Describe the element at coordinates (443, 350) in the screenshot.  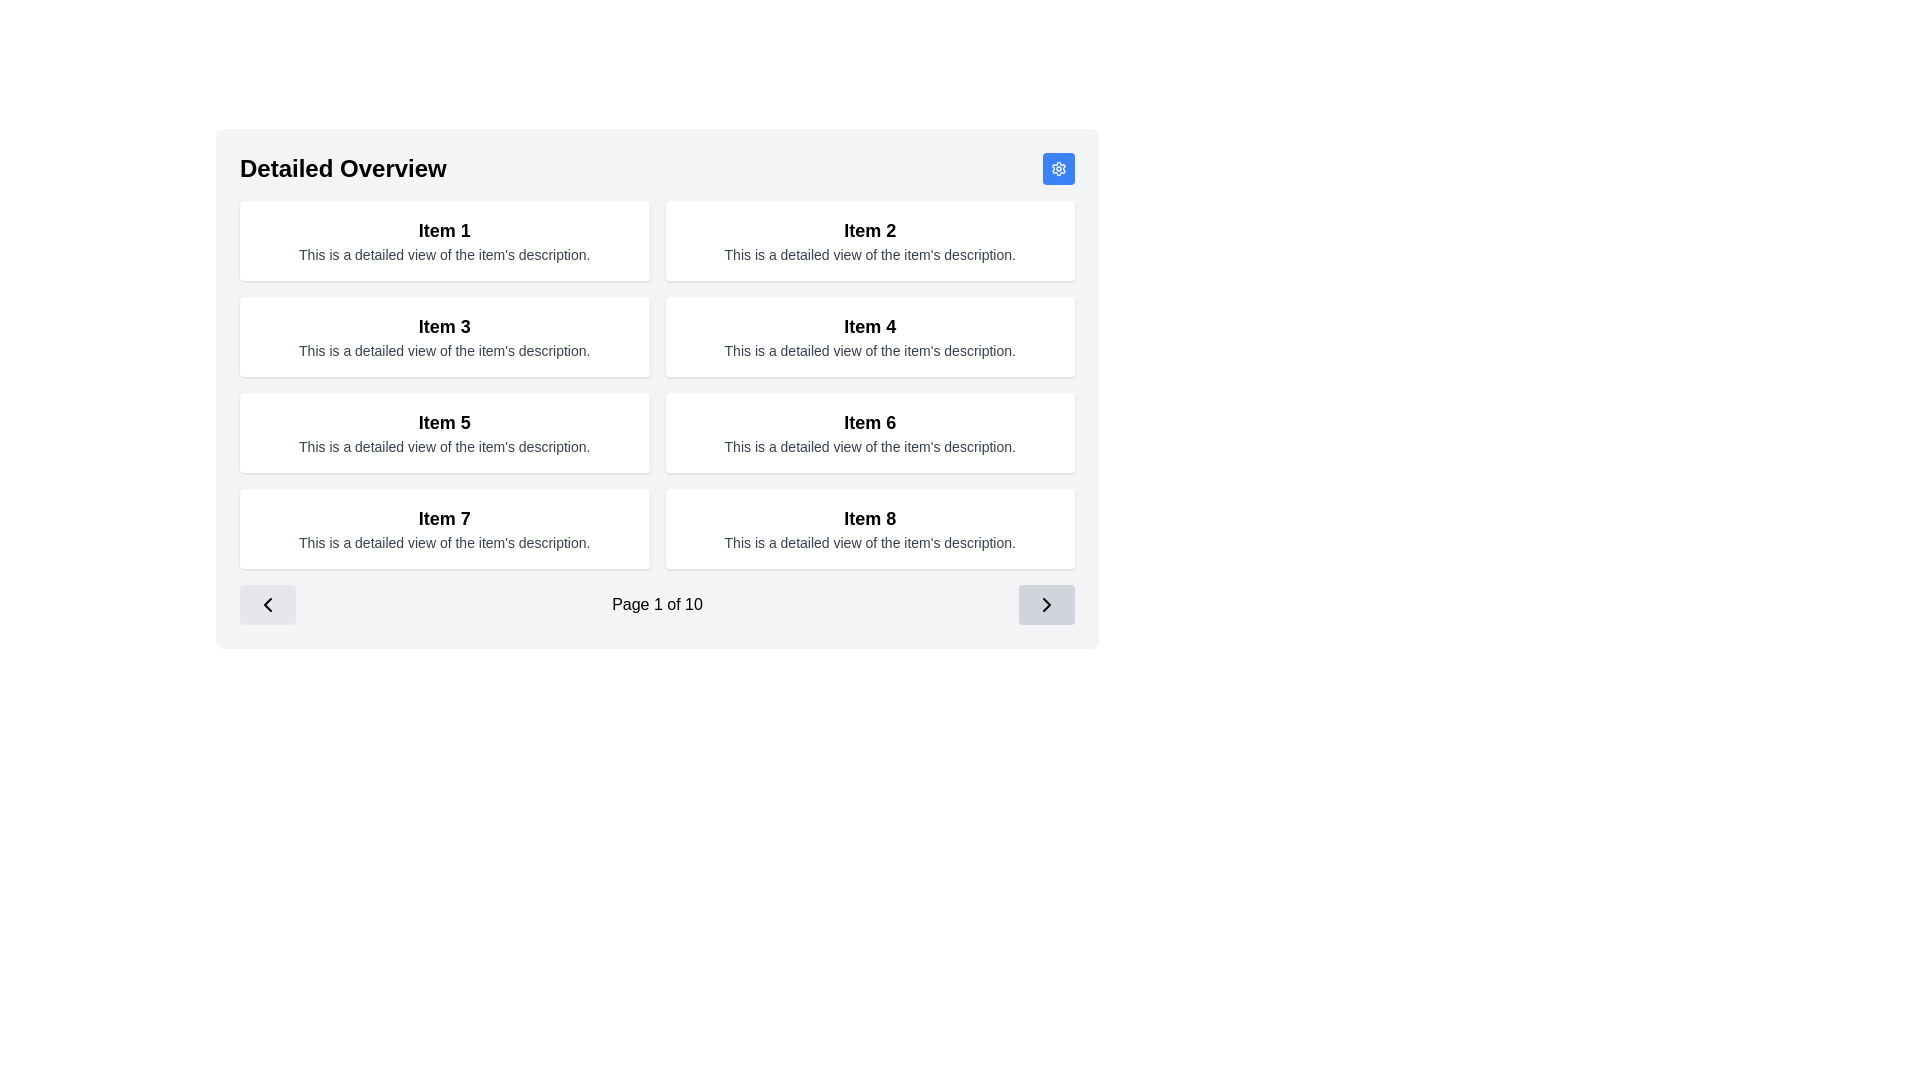
I see `the descriptive text that provides information about the third item, located below the title 'Item 3' in the first column of the second row of the grid layout` at that location.